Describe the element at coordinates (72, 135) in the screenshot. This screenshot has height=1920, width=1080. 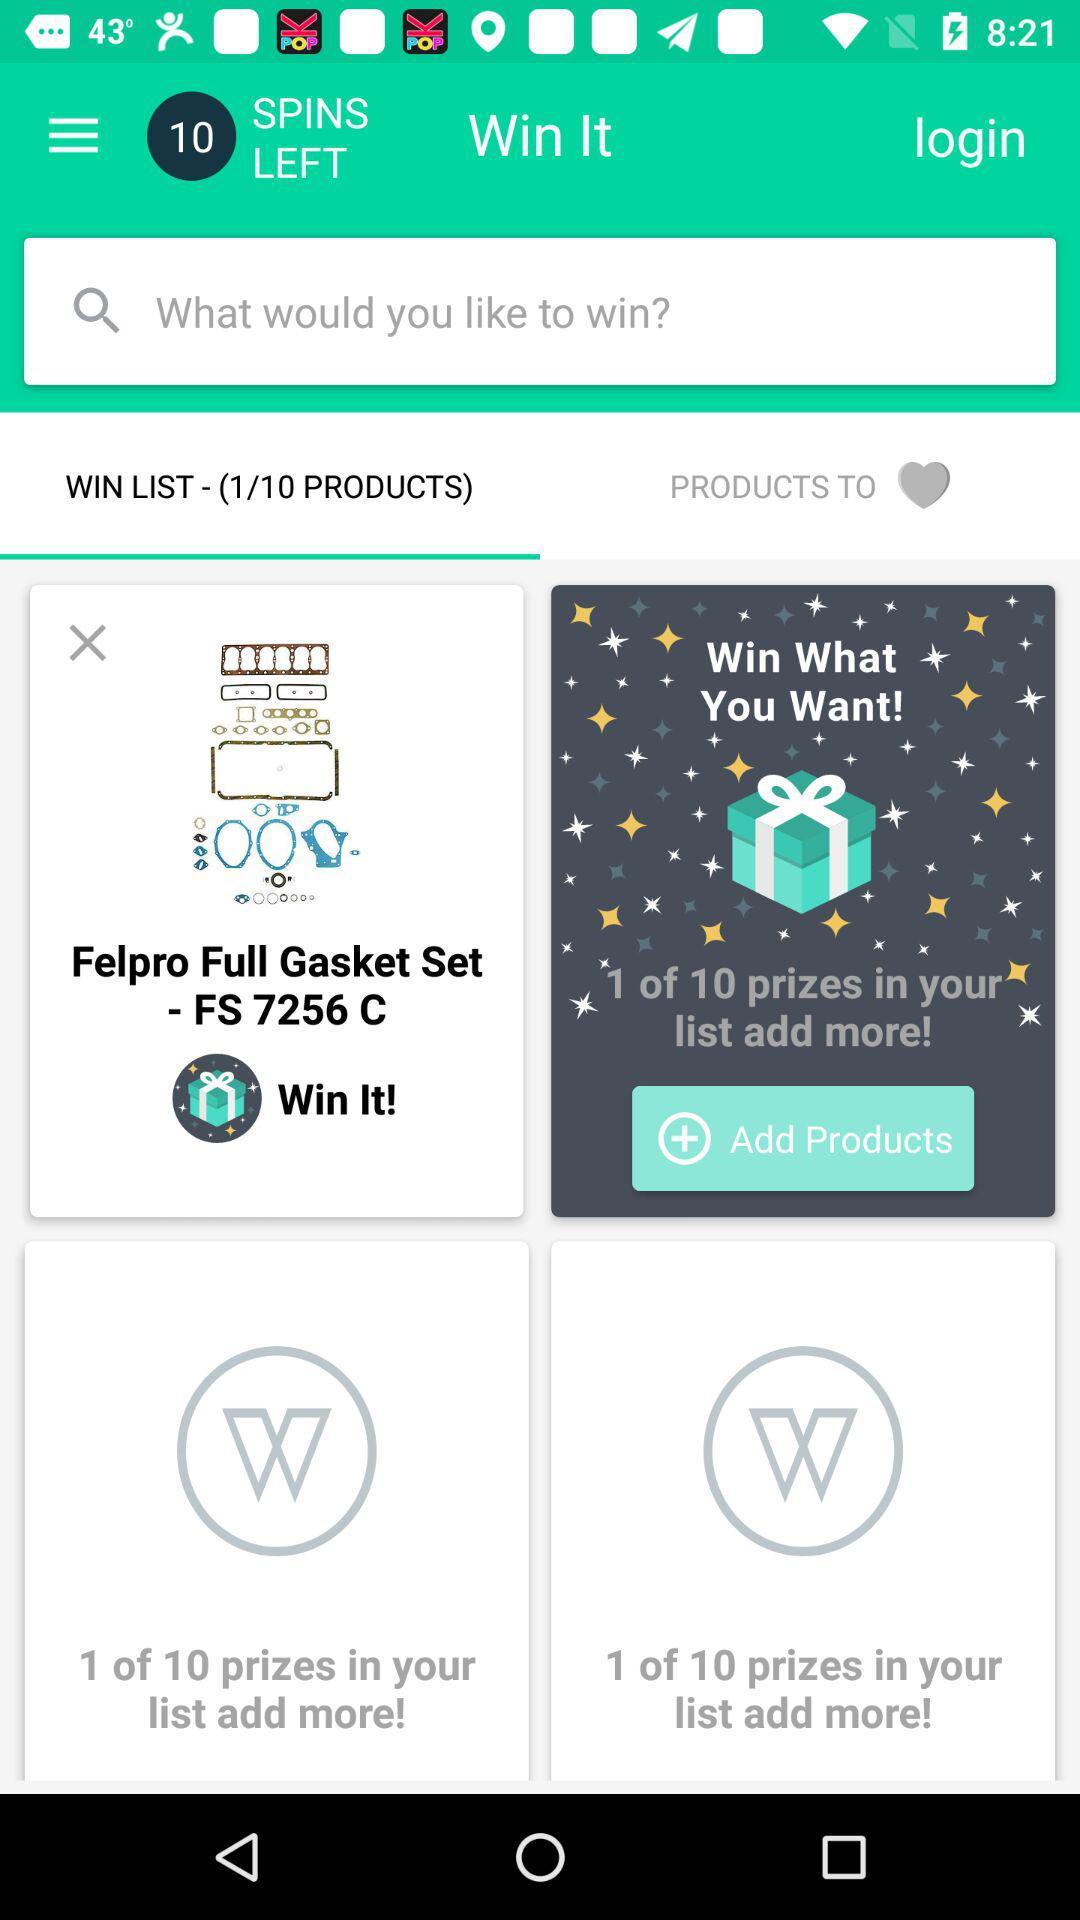
I see `the item to the left of 10` at that location.